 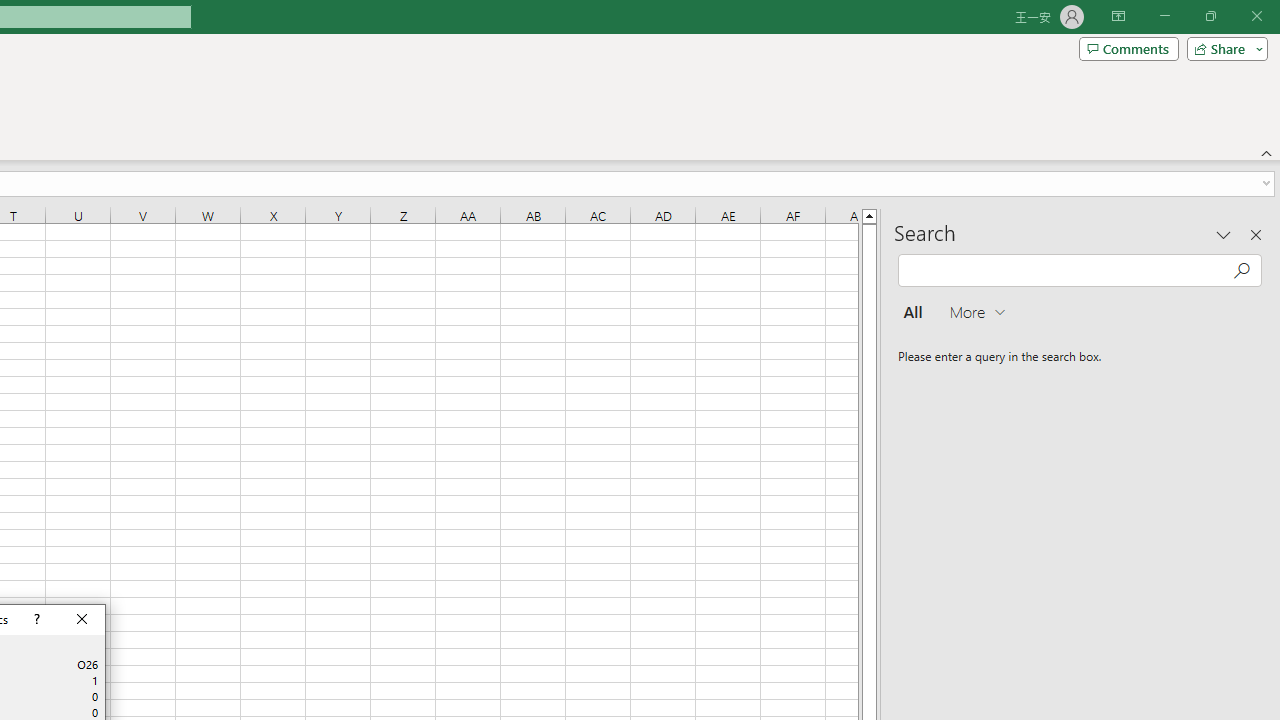 I want to click on 'Close pane', so click(x=1255, y=234).